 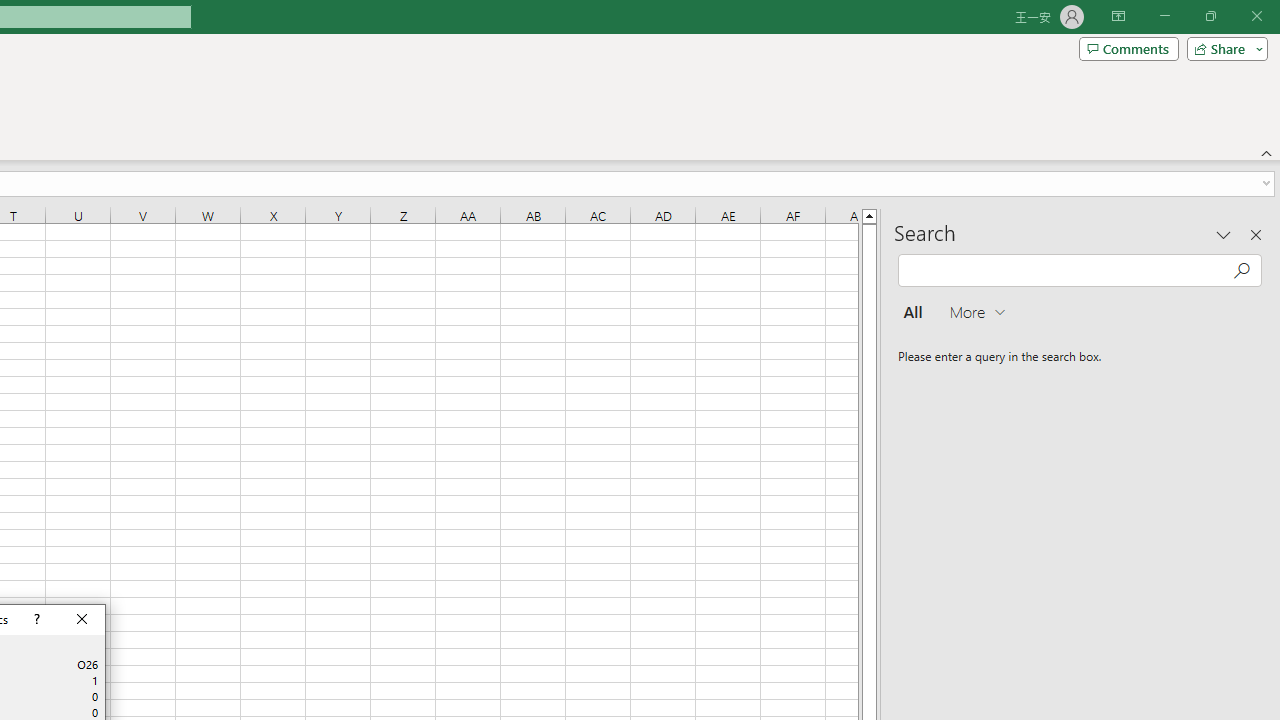 I want to click on 'Close pane', so click(x=1255, y=234).